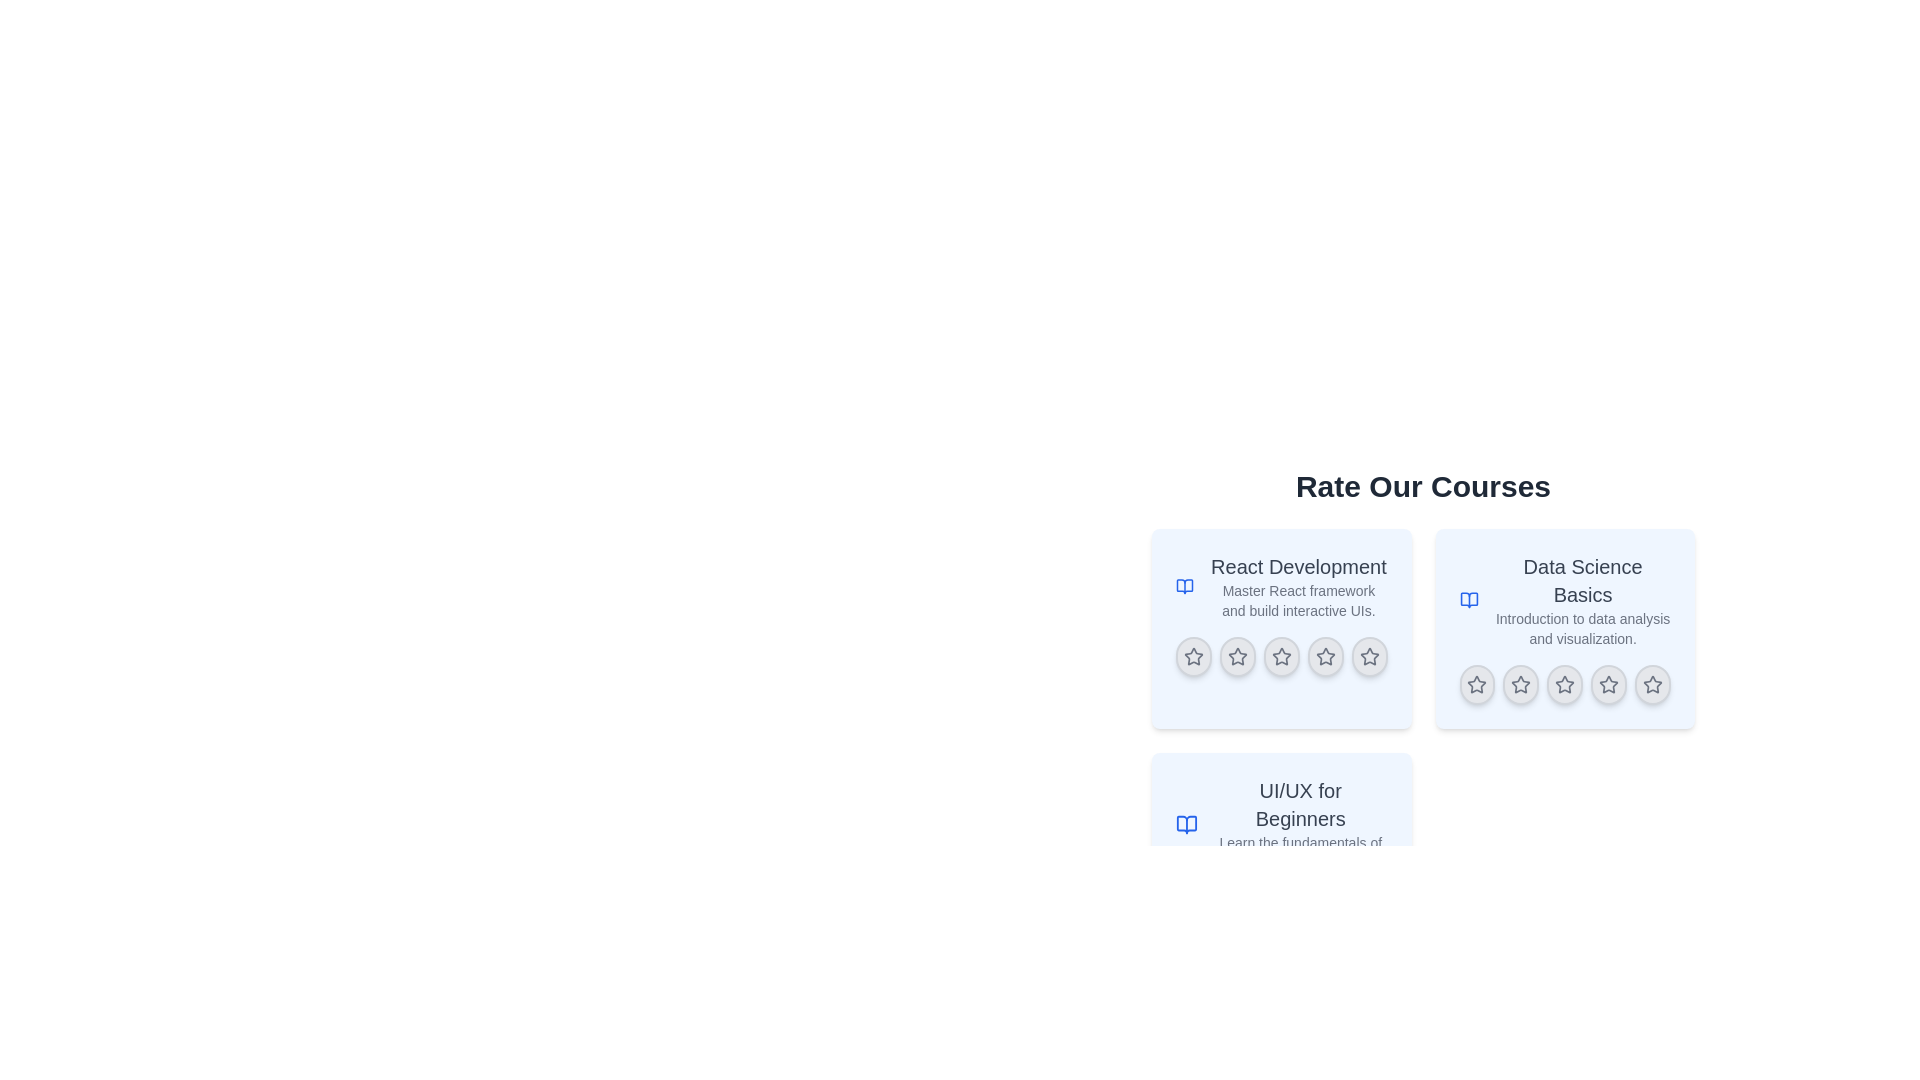 The image size is (1920, 1080). What do you see at coordinates (1298, 585) in the screenshot?
I see `the text element providing the title and description for the course 'React Development' located in the top-left card under the header 'Rate Our Courses'` at bounding box center [1298, 585].